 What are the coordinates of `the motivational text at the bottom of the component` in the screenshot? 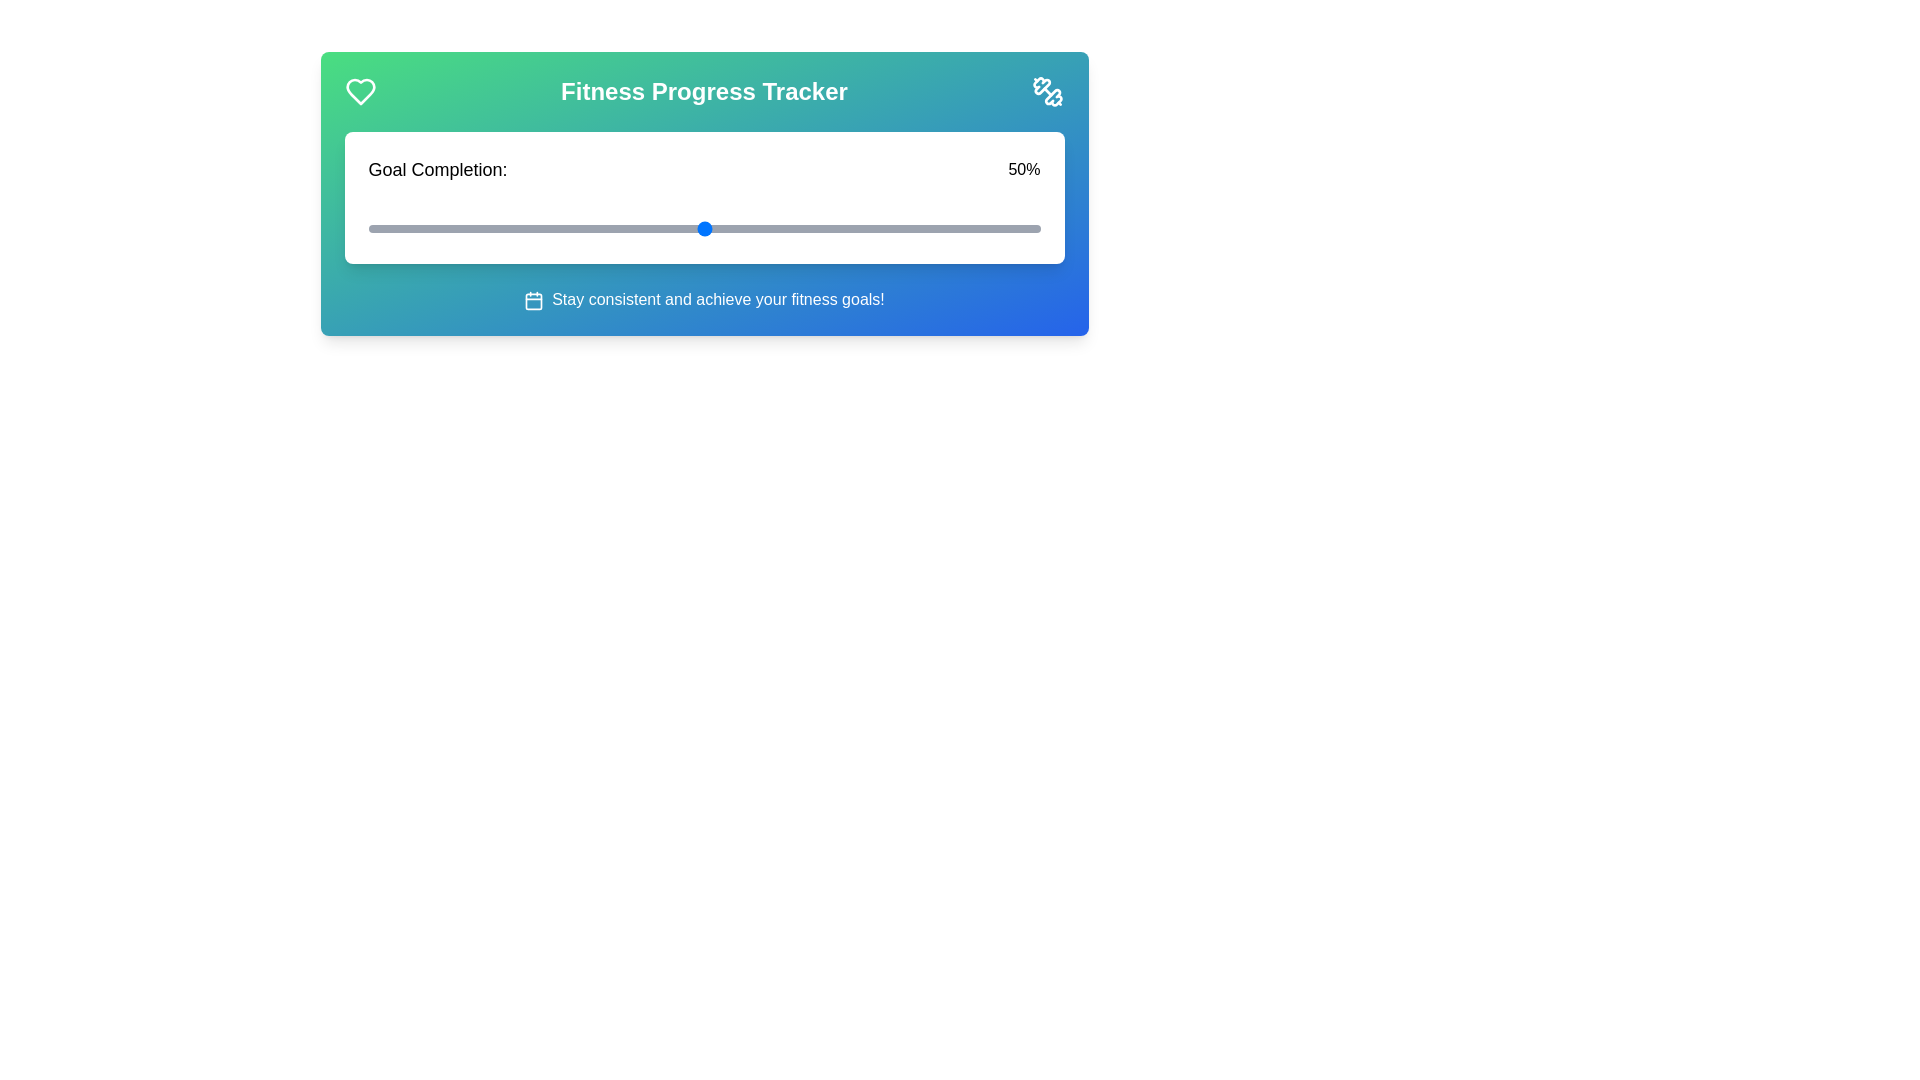 It's located at (704, 300).